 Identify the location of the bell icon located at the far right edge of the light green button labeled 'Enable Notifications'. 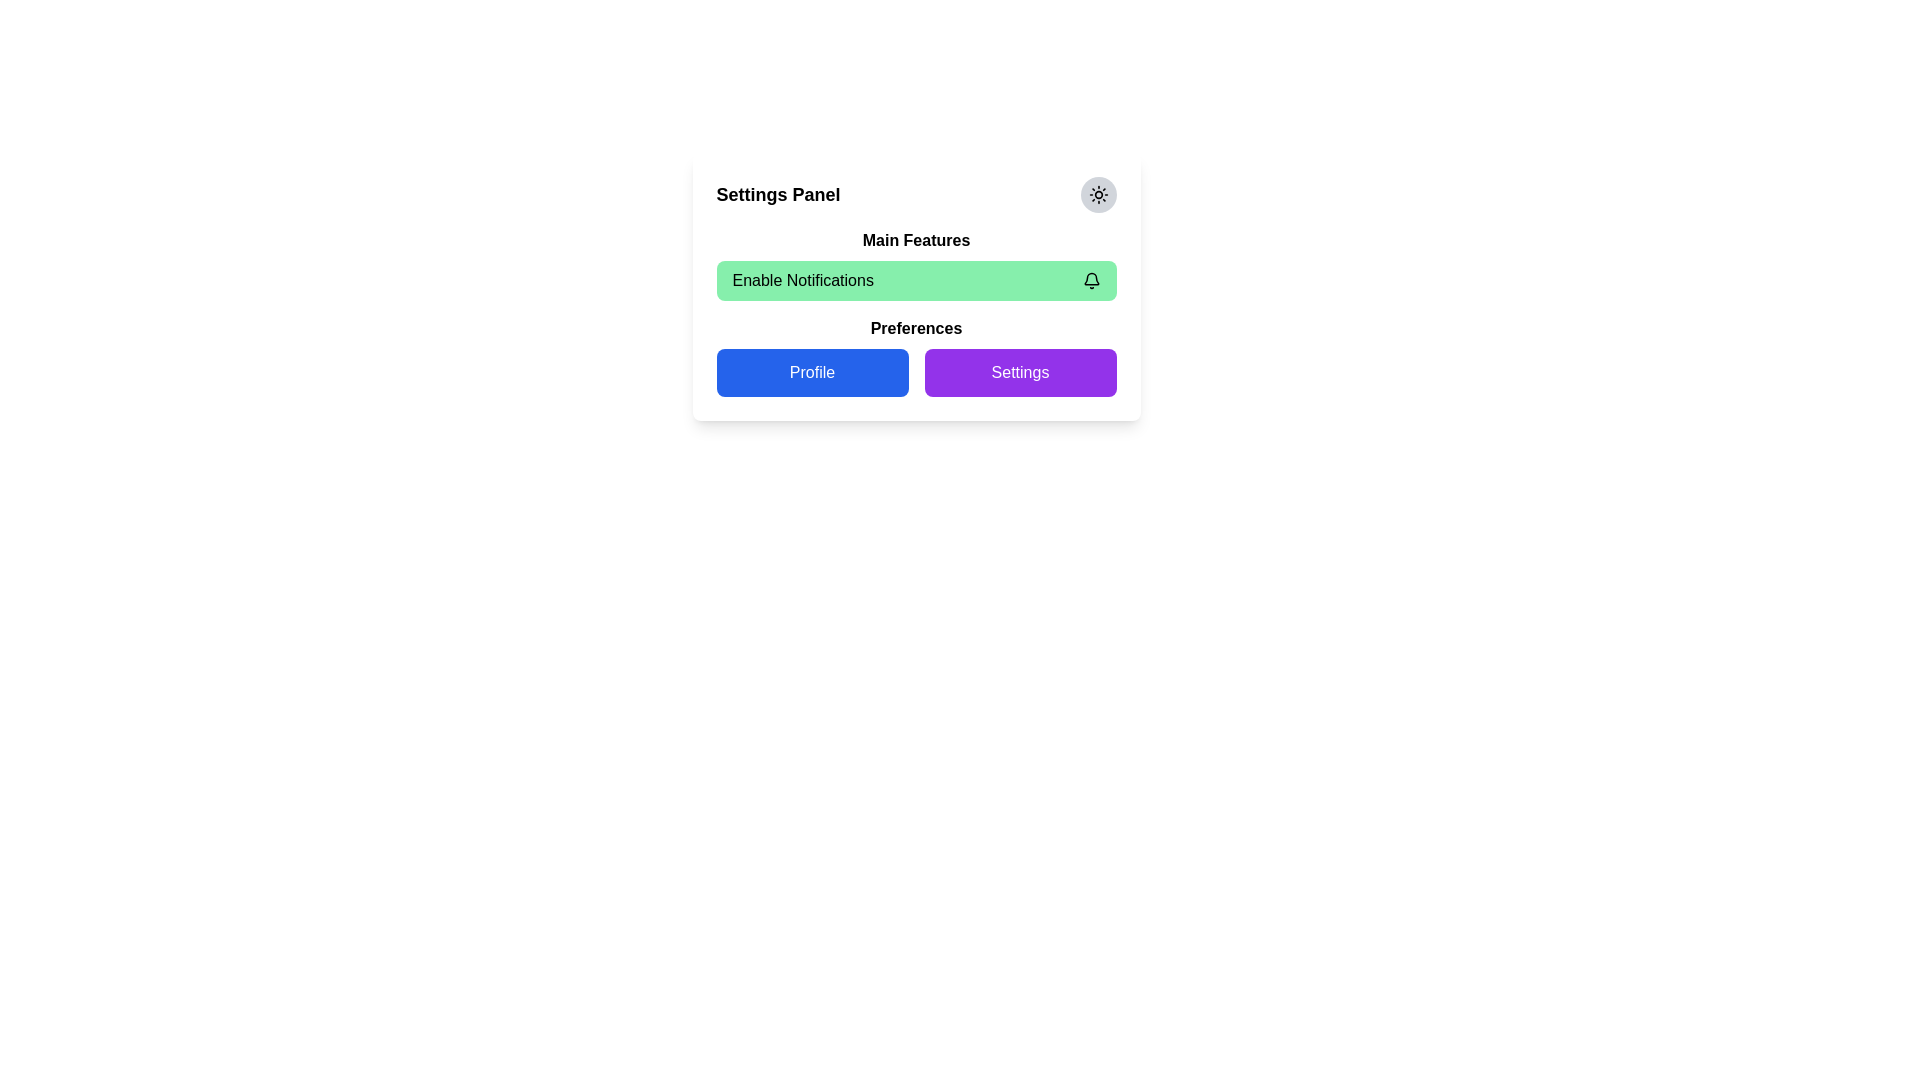
(1090, 281).